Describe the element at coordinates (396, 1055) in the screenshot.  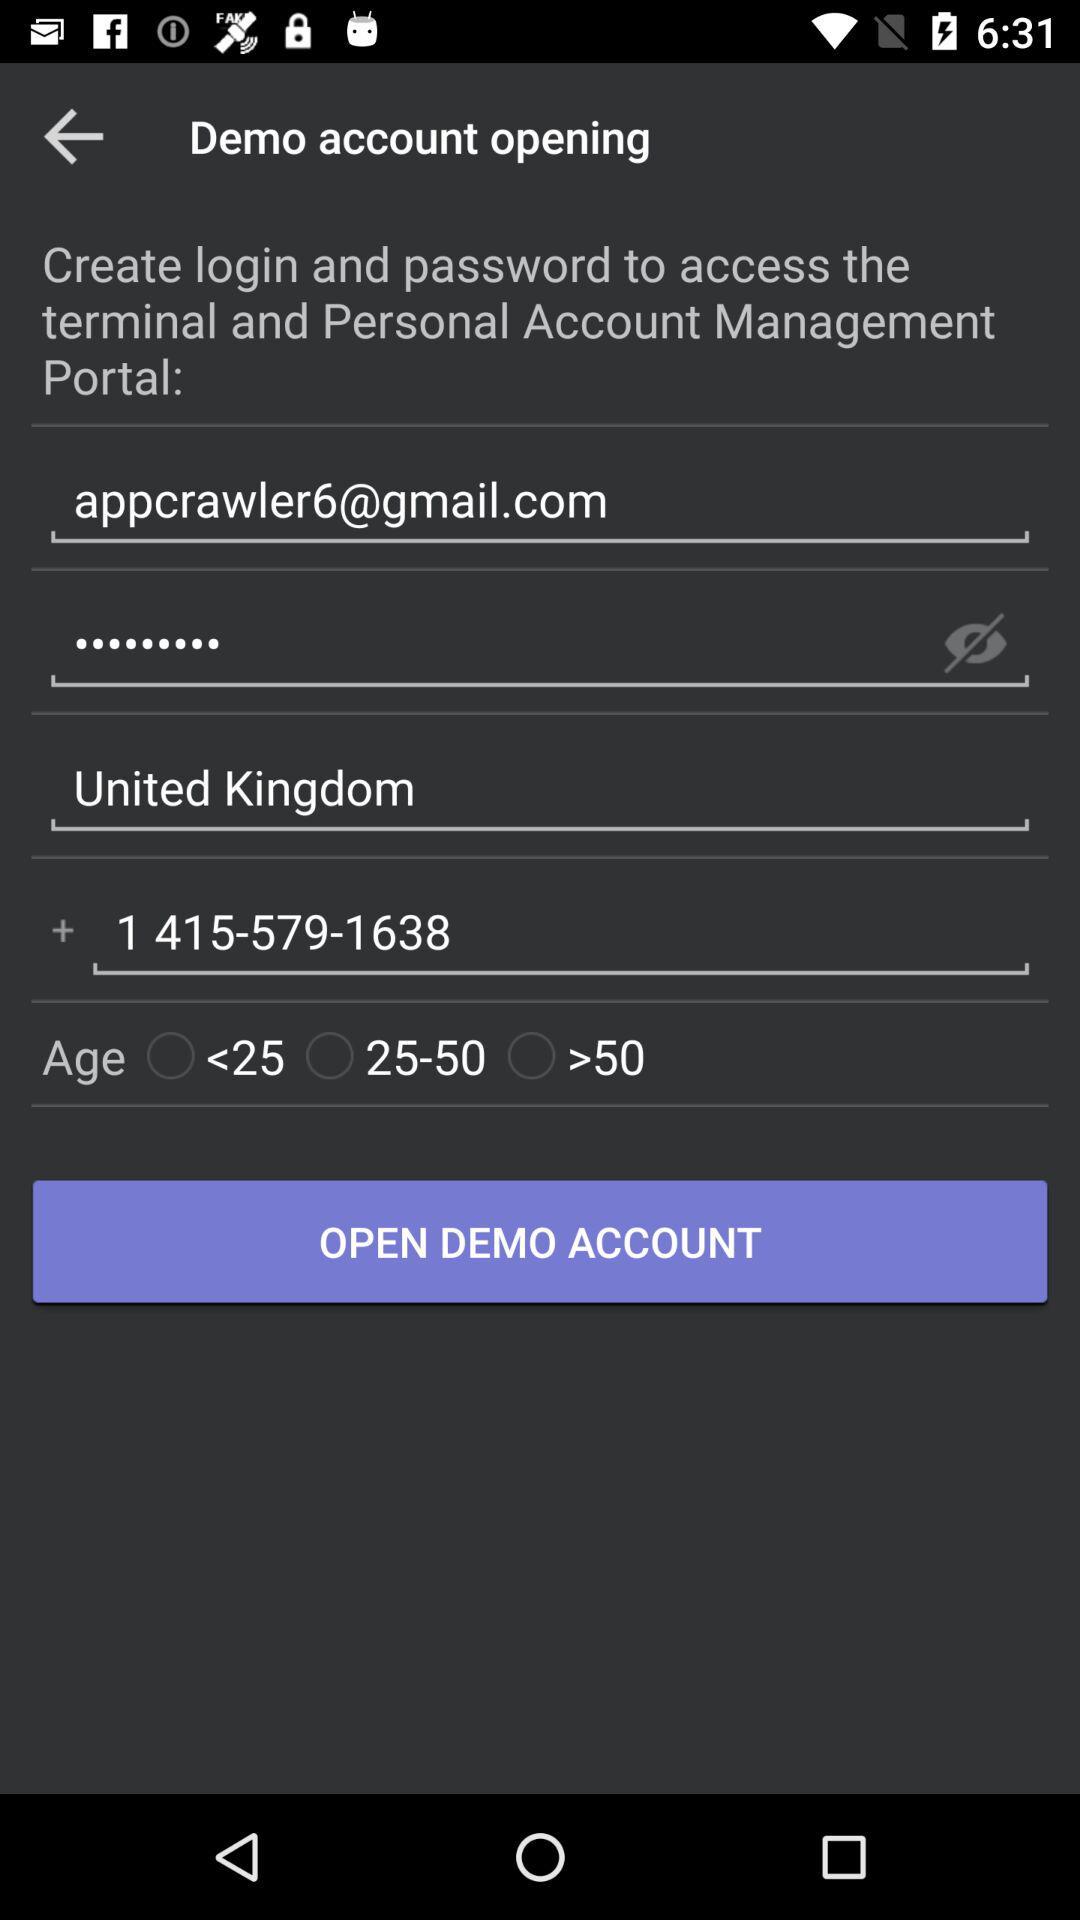
I see `icon above the open demo account` at that location.